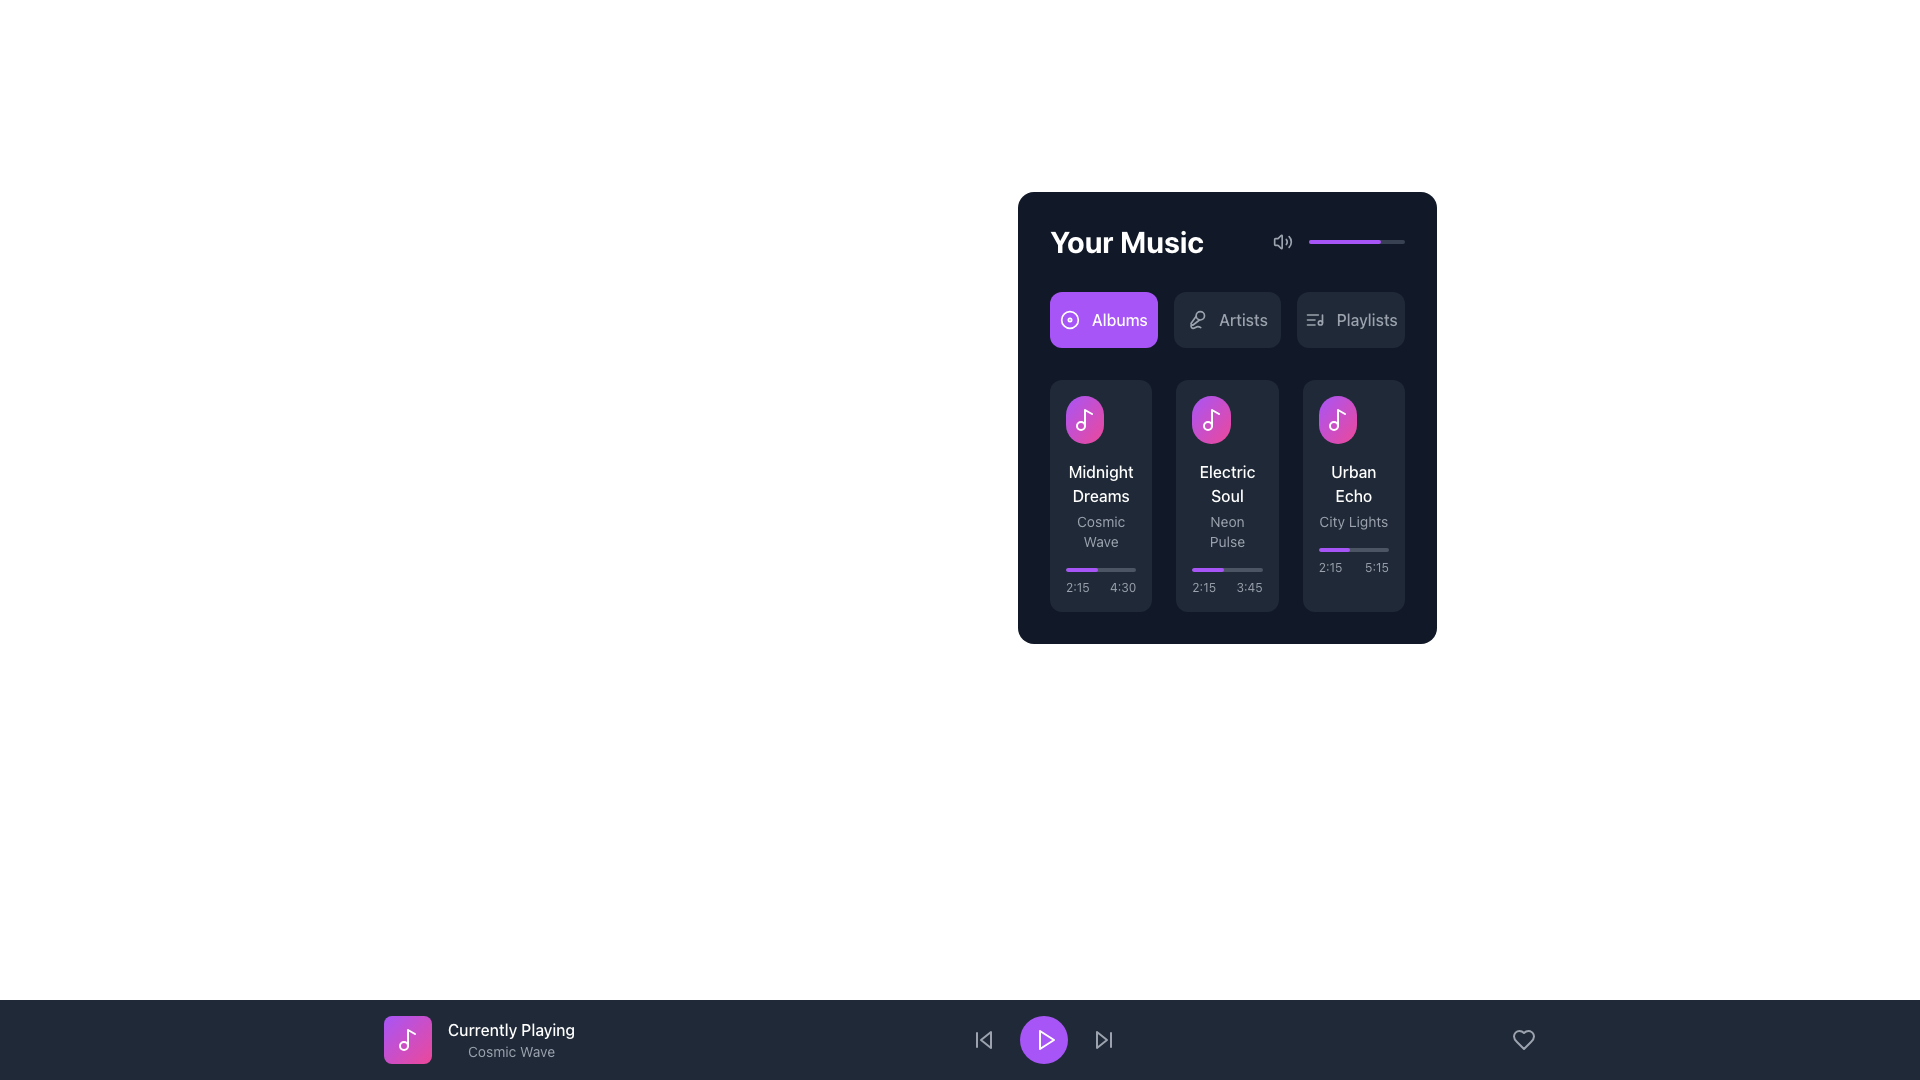  Describe the element at coordinates (1084, 419) in the screenshot. I see `music-related function icon located within the circular button at the top-left area of the main content section, above the text 'Midnight Dreams.'` at that location.